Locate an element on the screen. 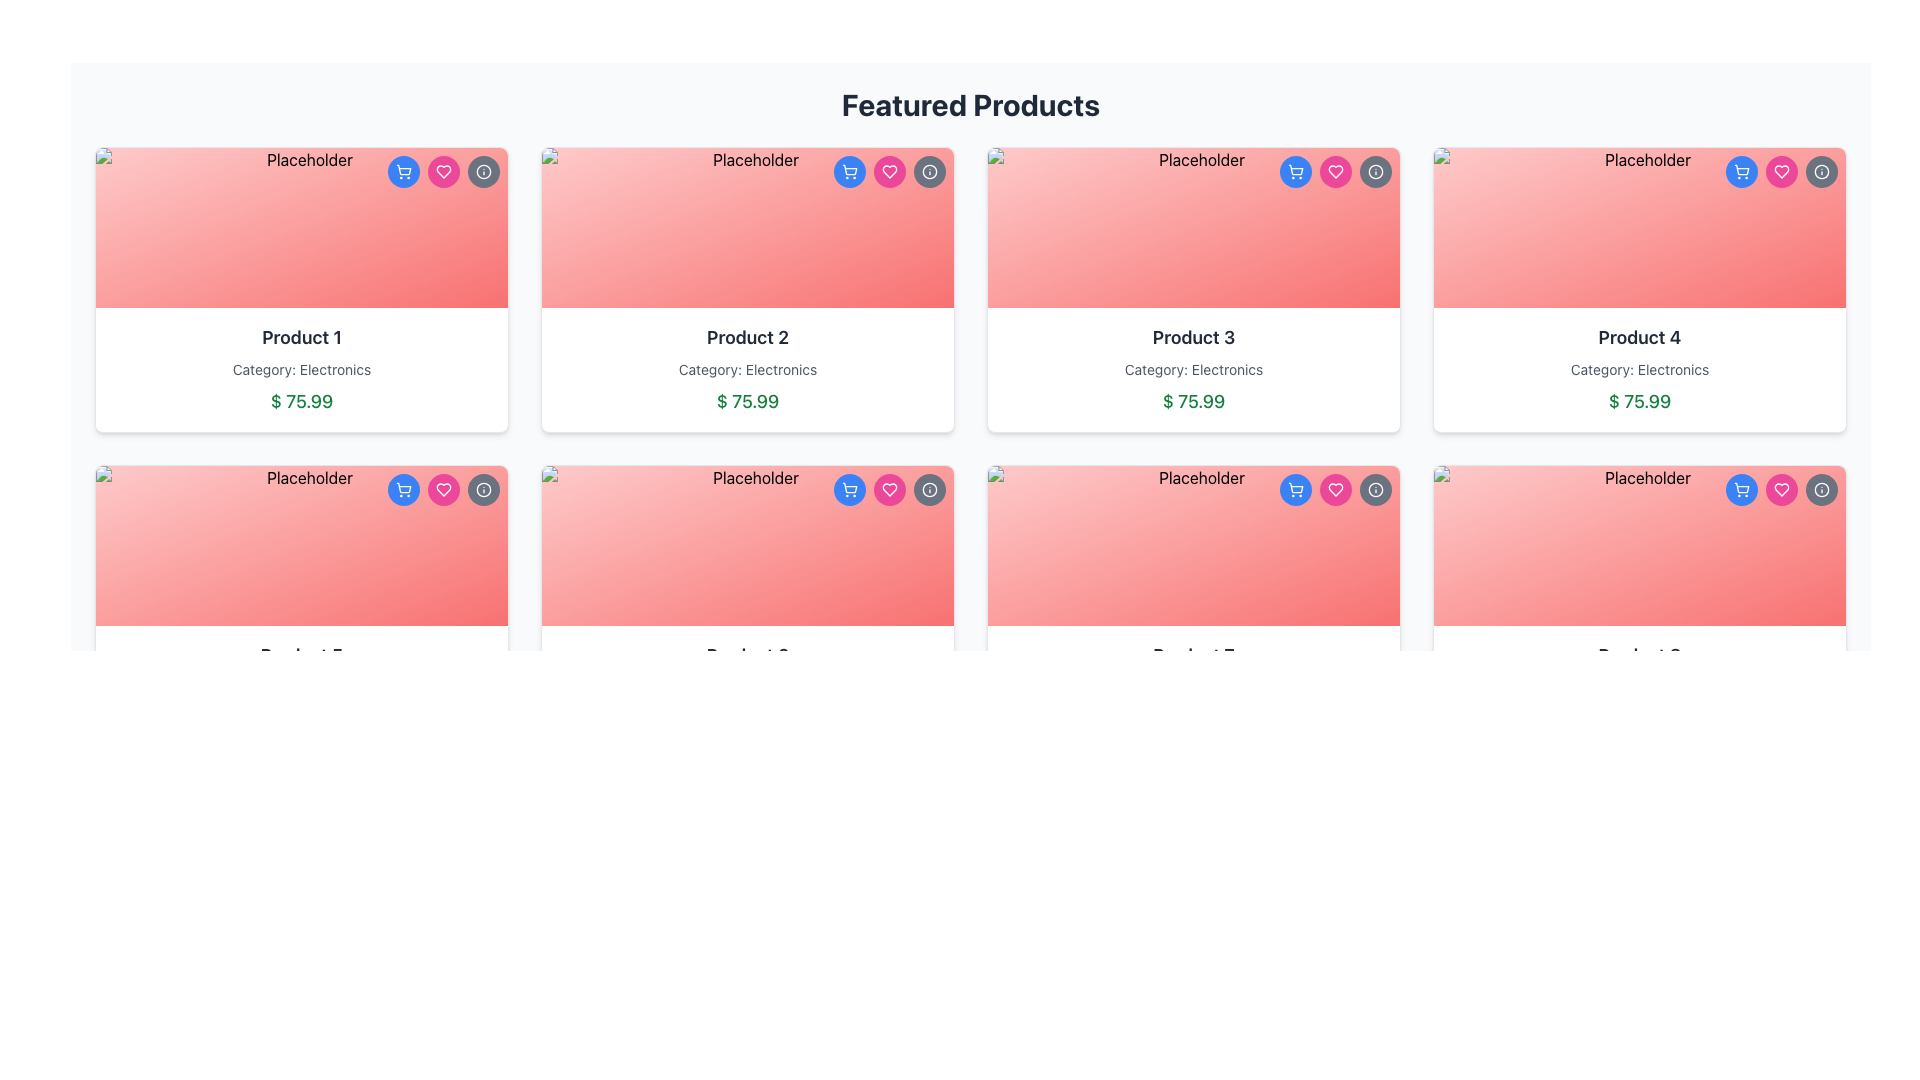 This screenshot has height=1080, width=1920. the heart icon in the header section of the product item card in the 'Featured Products' section to mark the product as favorite is located at coordinates (888, 489).